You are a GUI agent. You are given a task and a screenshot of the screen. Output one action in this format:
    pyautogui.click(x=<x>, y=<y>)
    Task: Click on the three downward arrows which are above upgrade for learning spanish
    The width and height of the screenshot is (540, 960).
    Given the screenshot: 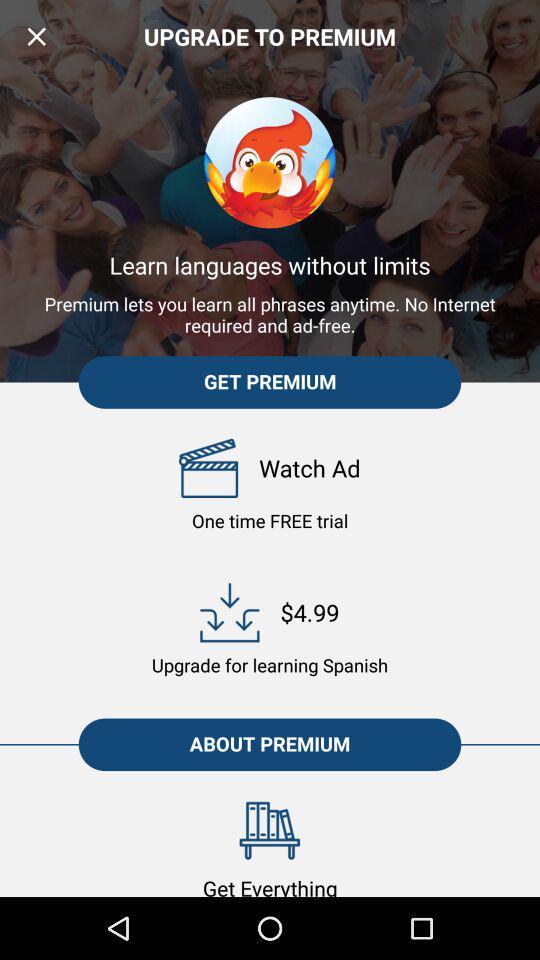 What is the action you would take?
    pyautogui.click(x=228, y=611)
    